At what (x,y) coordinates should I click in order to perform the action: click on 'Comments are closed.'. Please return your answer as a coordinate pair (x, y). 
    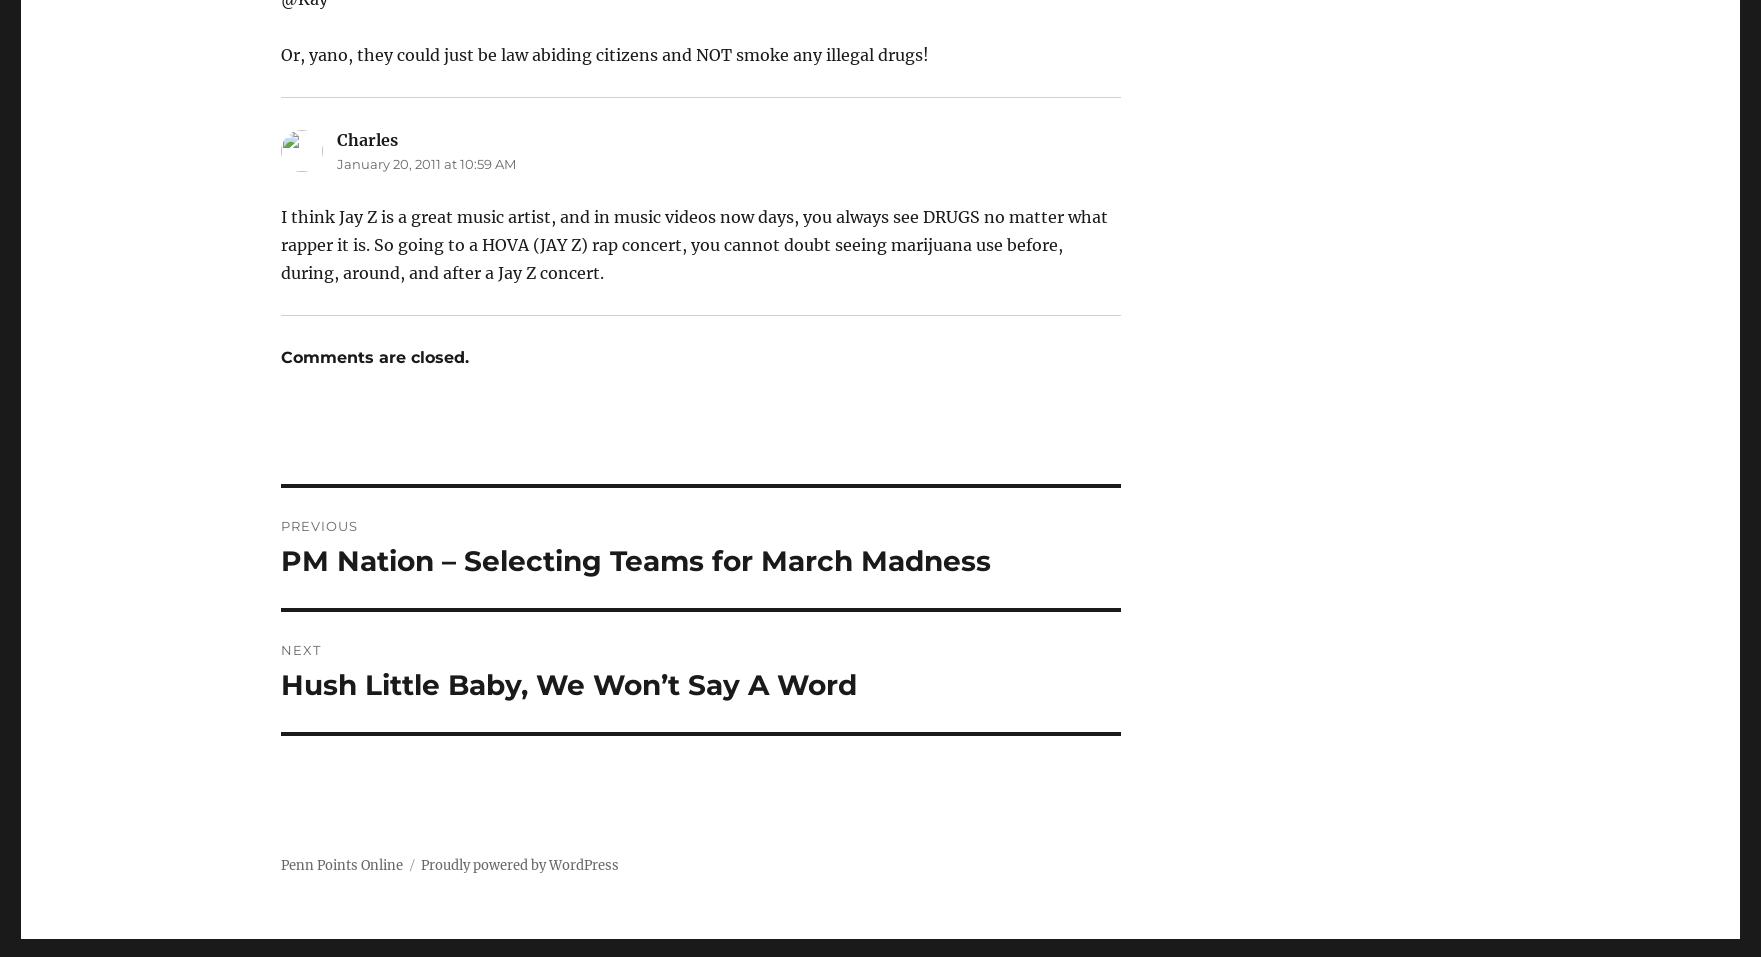
    Looking at the image, I should click on (373, 357).